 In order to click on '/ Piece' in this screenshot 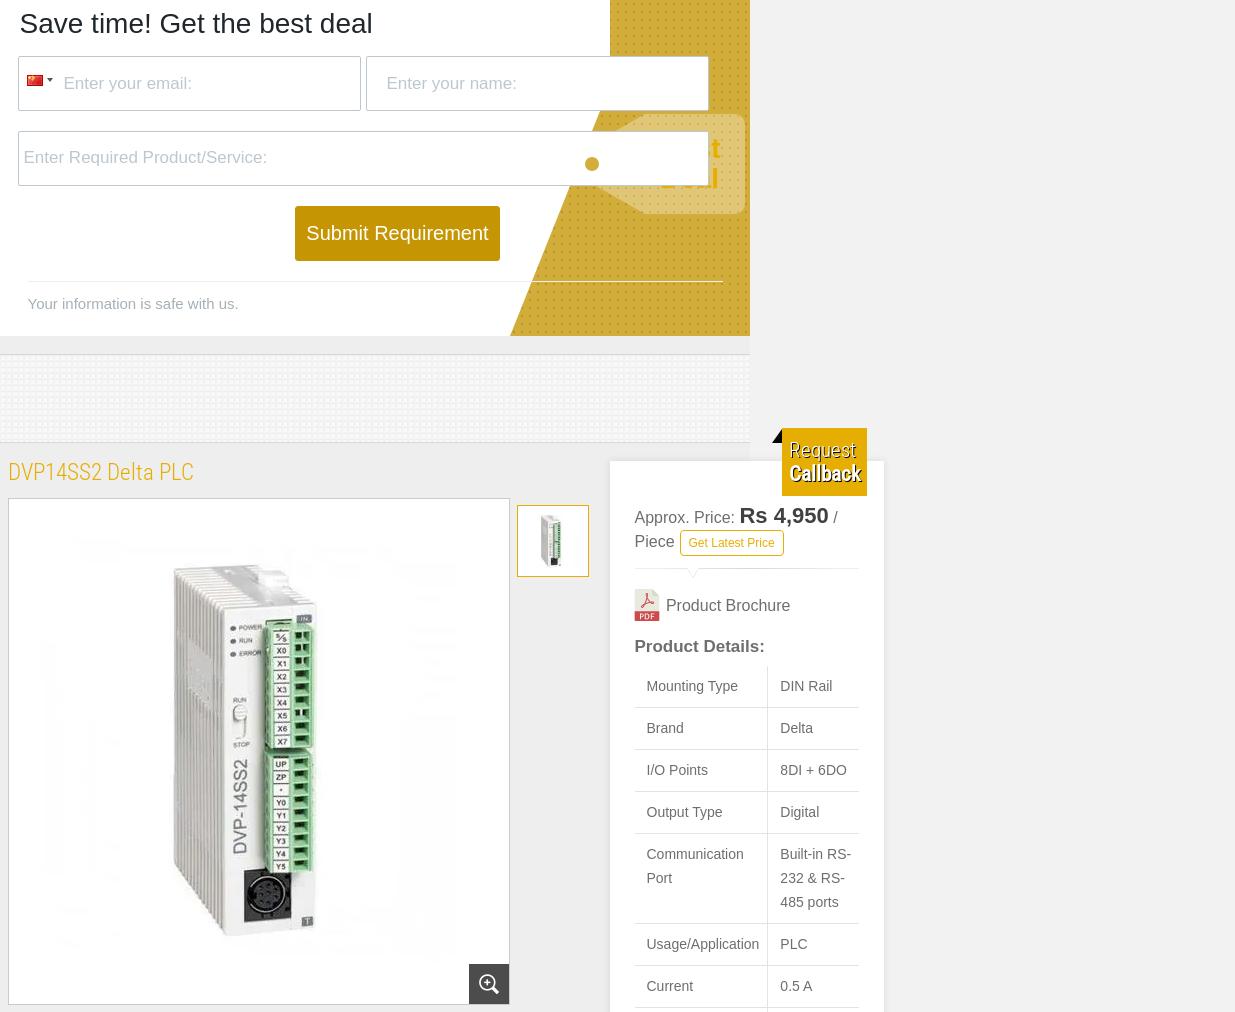, I will do `click(735, 528)`.